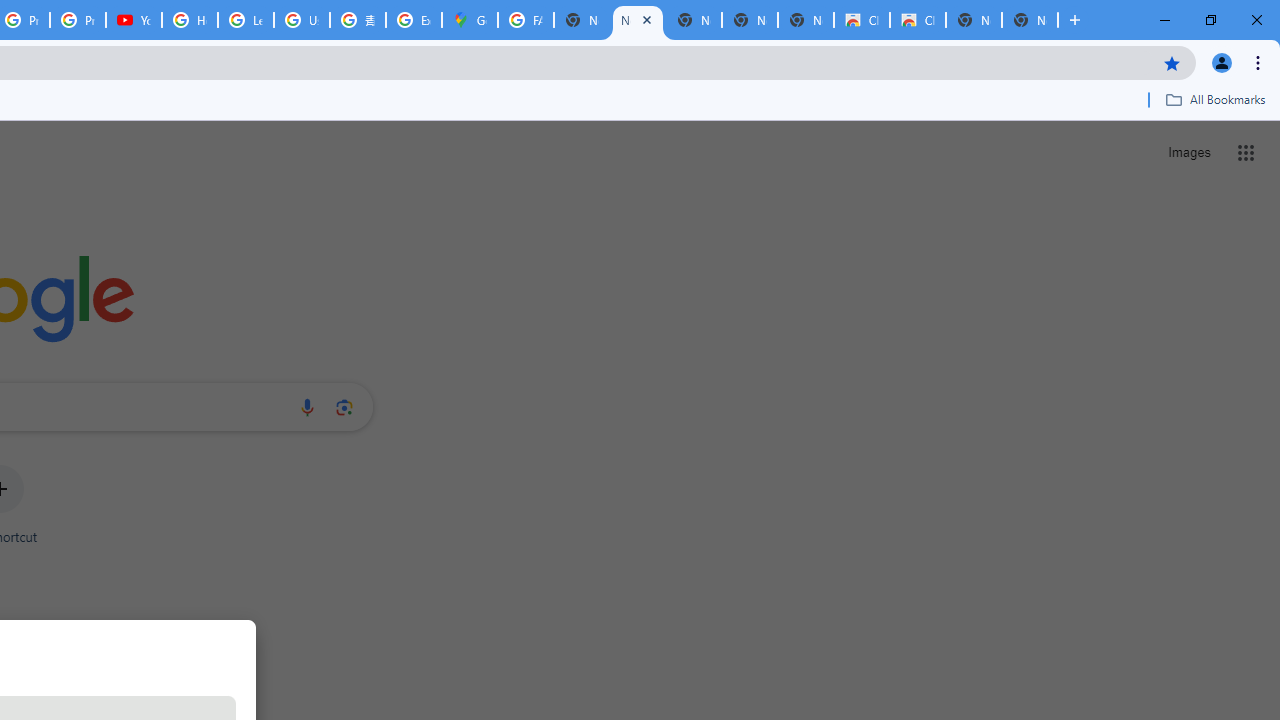 This screenshot has width=1280, height=720. I want to click on 'Google Maps', so click(468, 20).